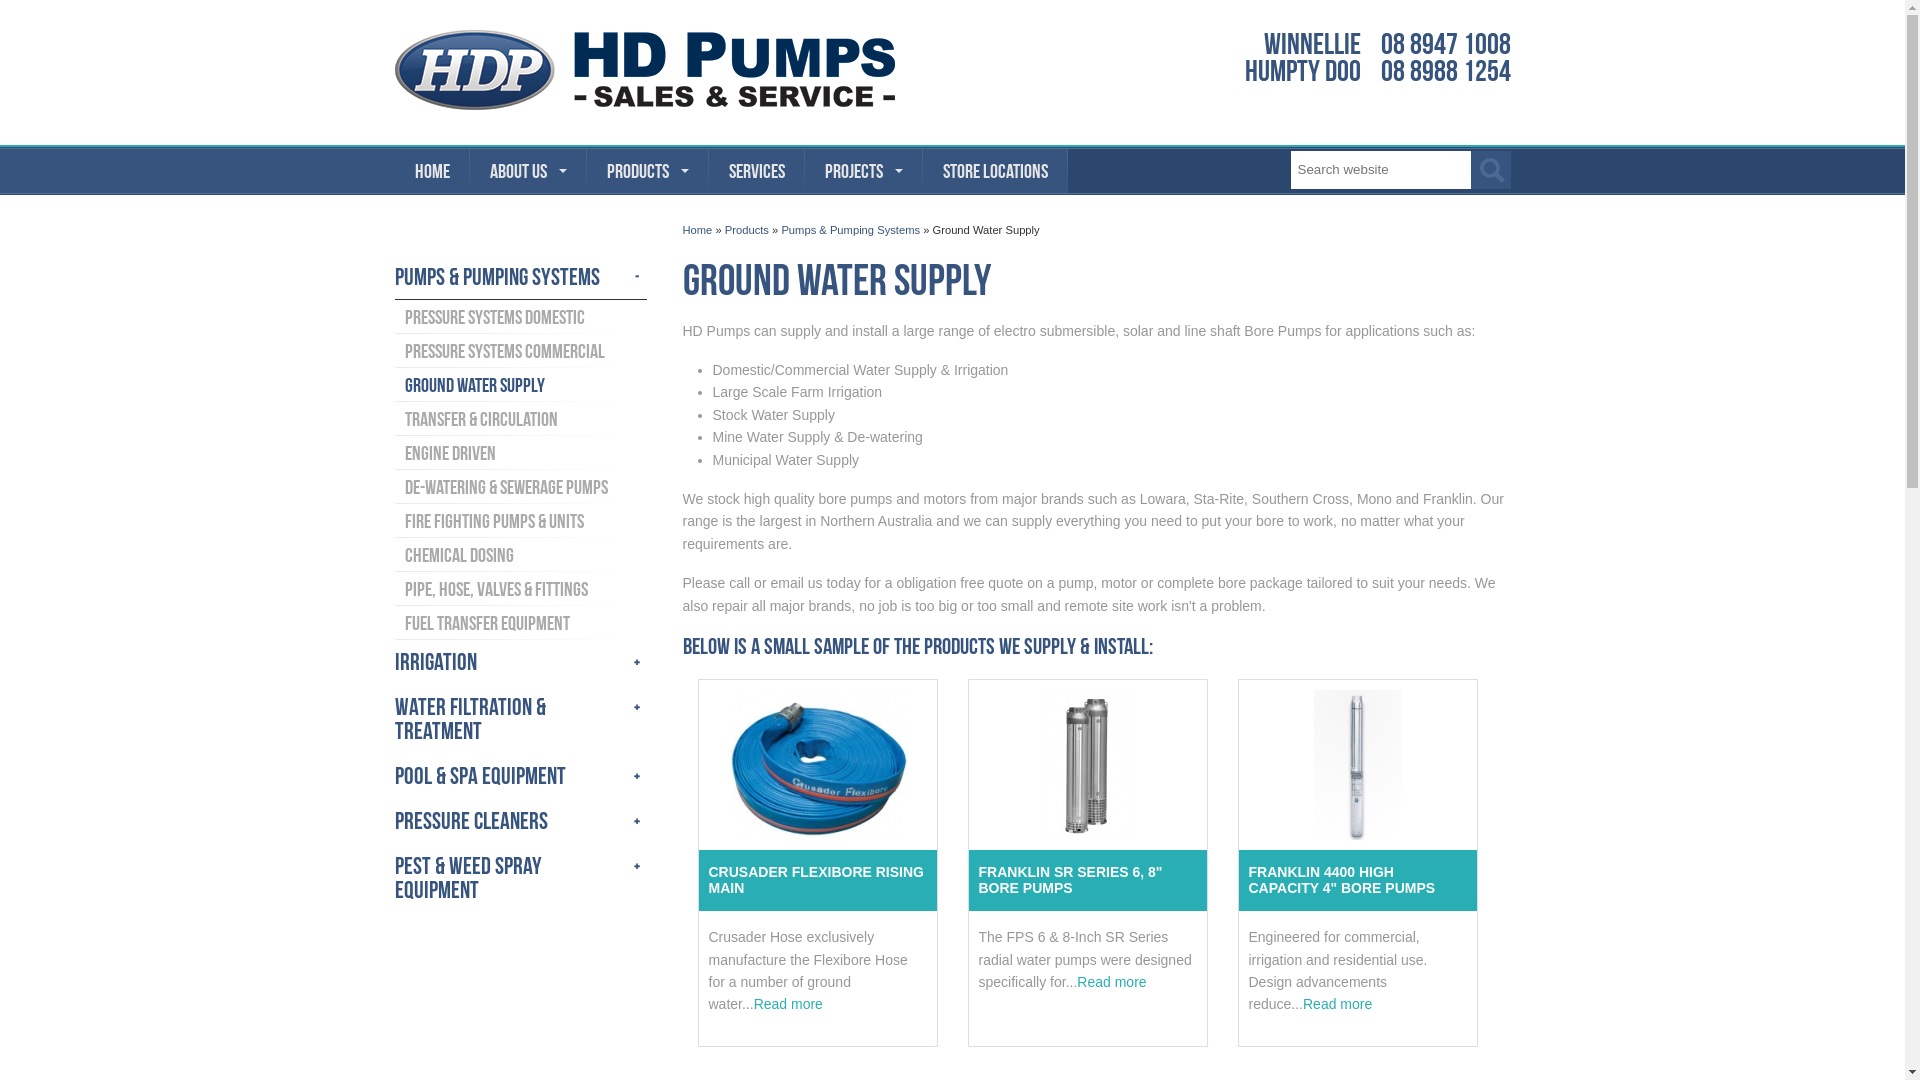 The width and height of the screenshot is (1920, 1080). Describe the element at coordinates (393, 877) in the screenshot. I see `'PEST & WEED SPRAY EQUIPMENT'` at that location.